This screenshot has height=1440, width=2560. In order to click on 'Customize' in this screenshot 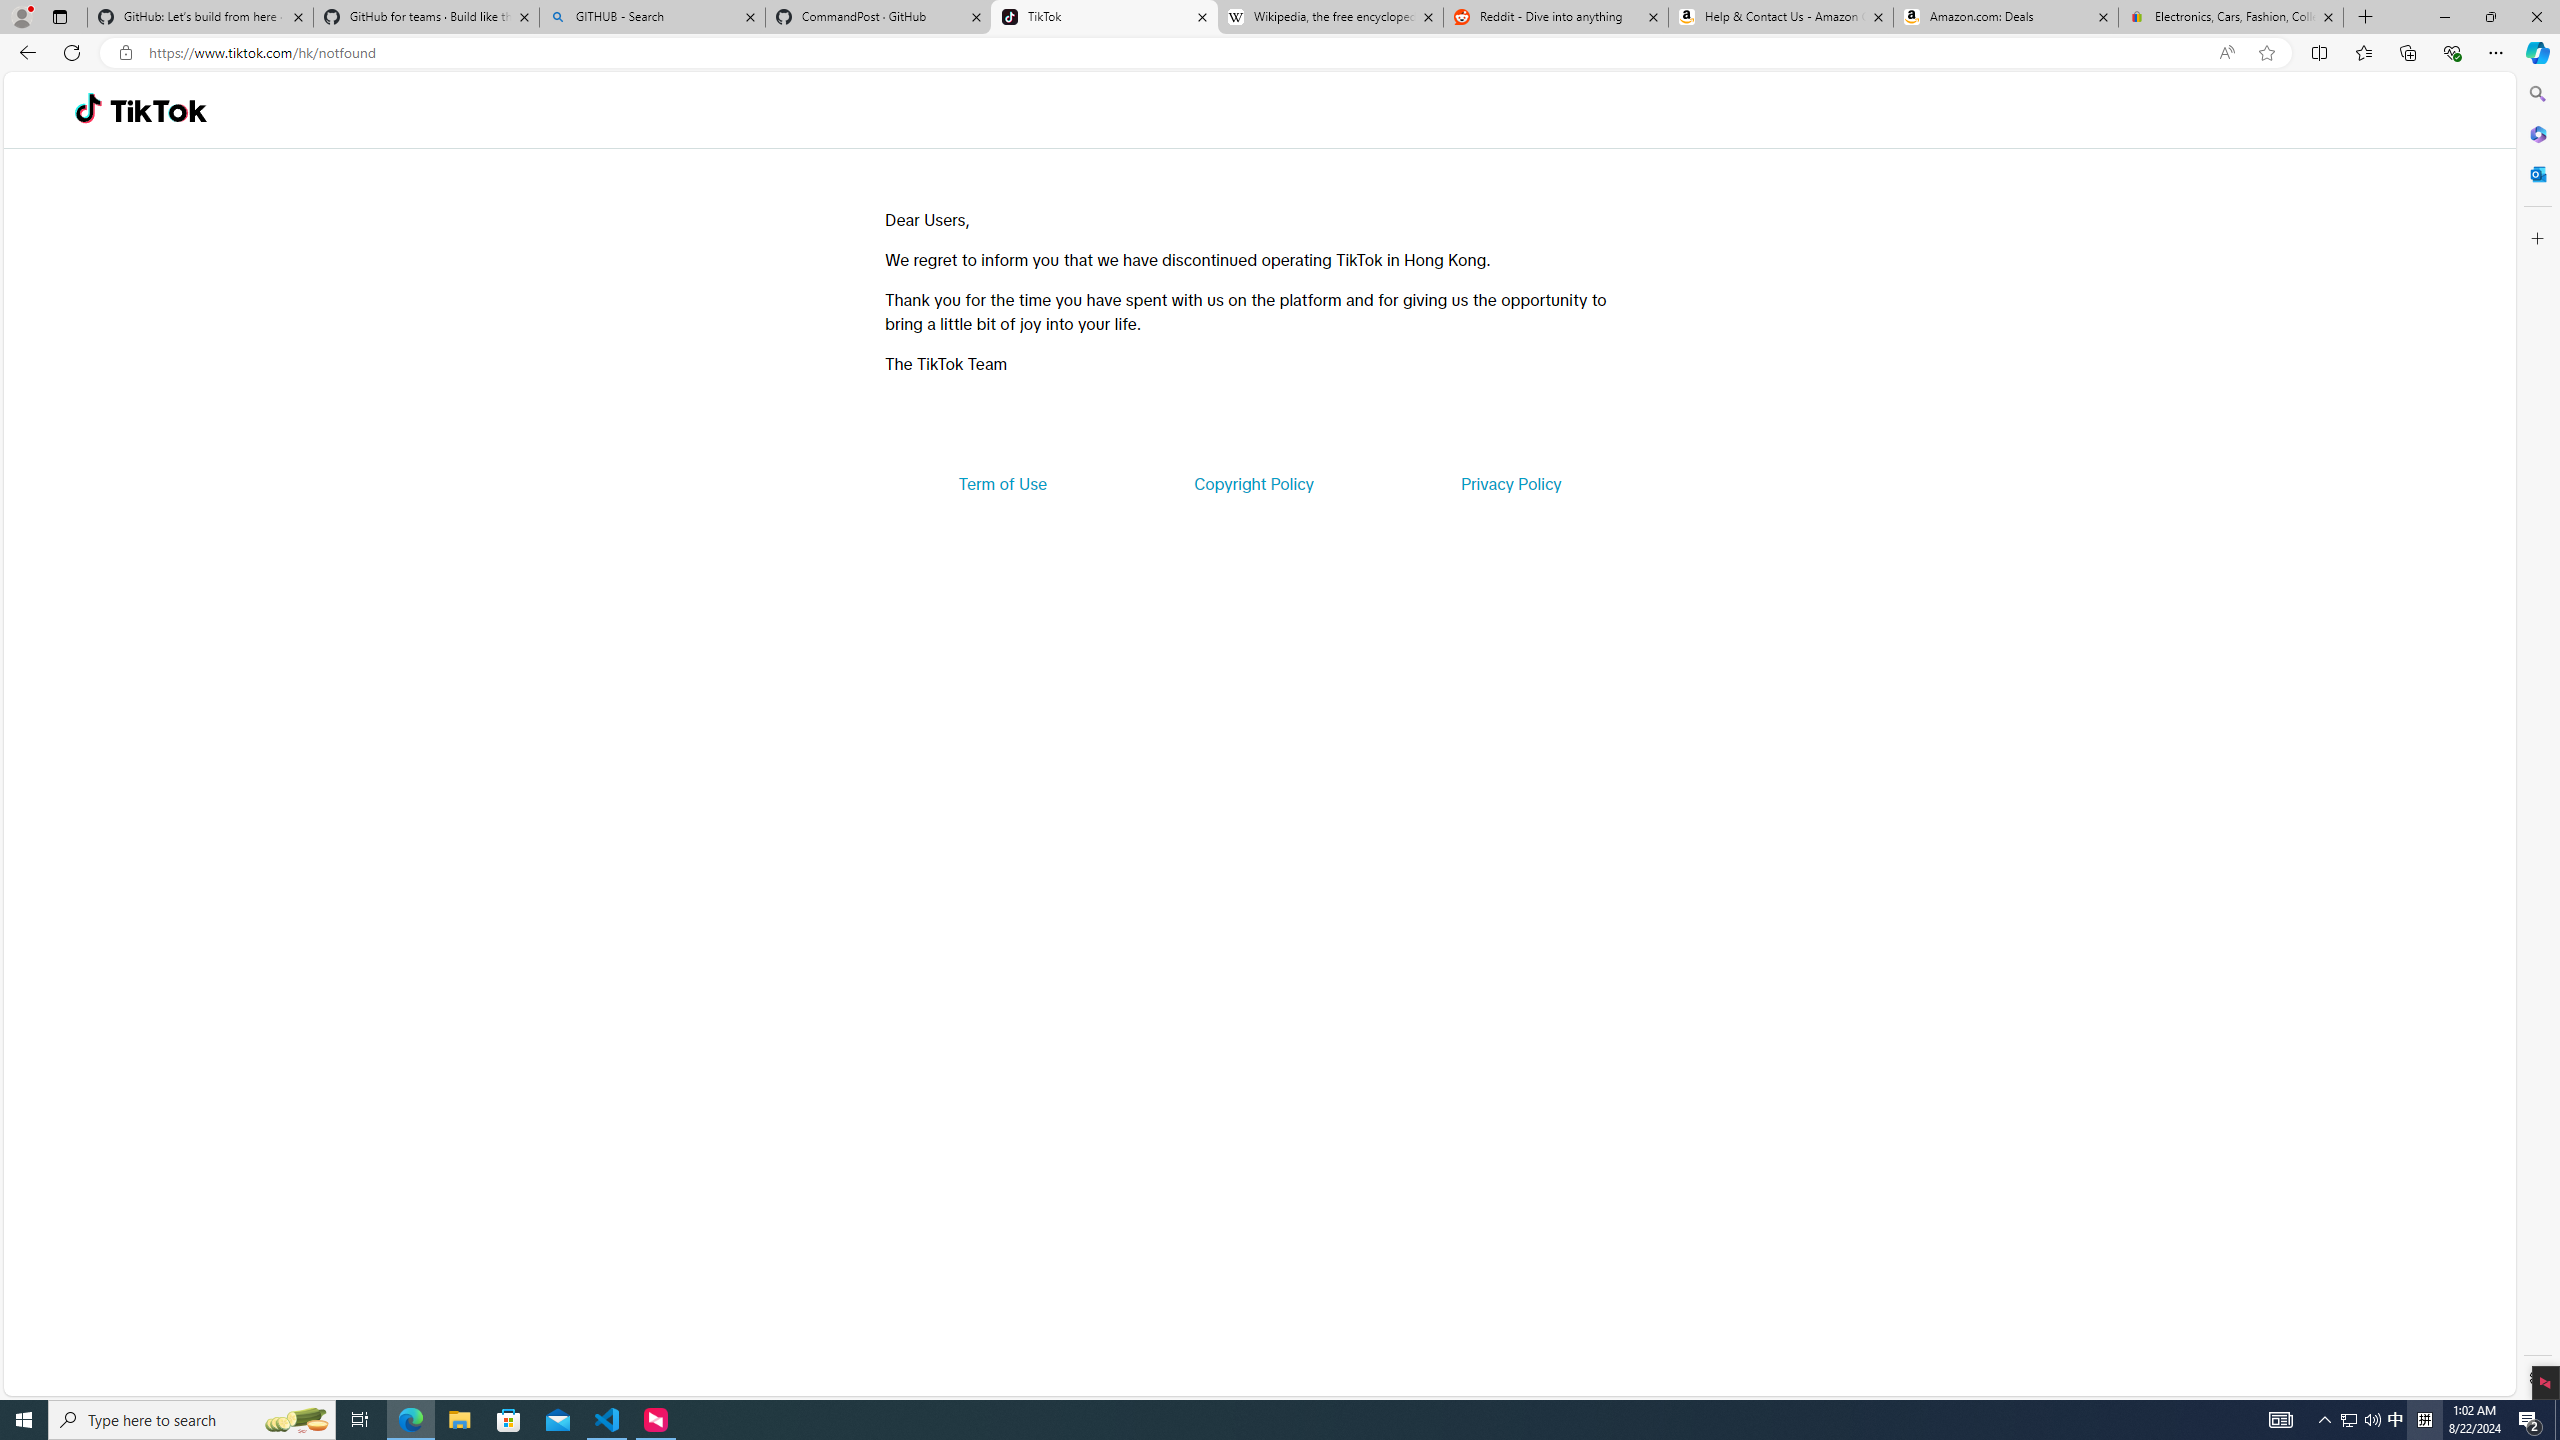, I will do `click(2535, 237)`.